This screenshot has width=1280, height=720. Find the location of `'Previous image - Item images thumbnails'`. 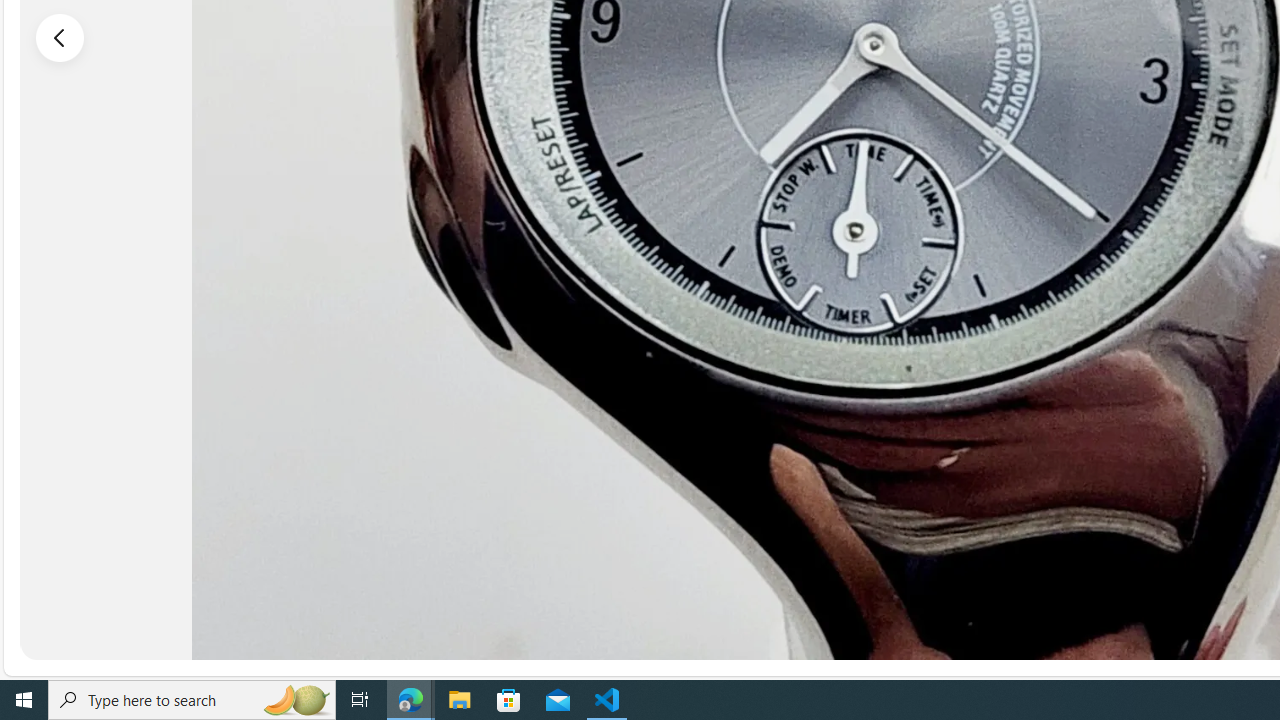

'Previous image - Item images thumbnails' is located at coordinates (60, 37).